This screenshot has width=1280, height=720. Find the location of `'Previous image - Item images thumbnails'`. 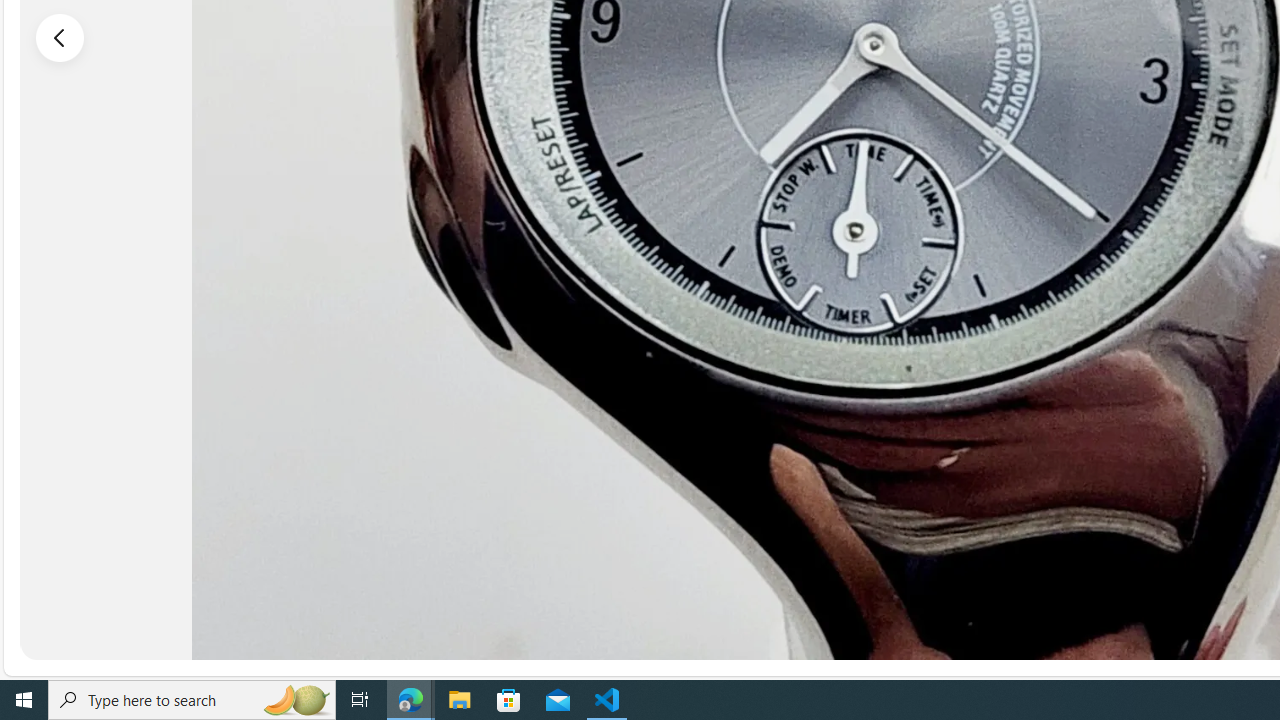

'Previous image - Item images thumbnails' is located at coordinates (60, 37).